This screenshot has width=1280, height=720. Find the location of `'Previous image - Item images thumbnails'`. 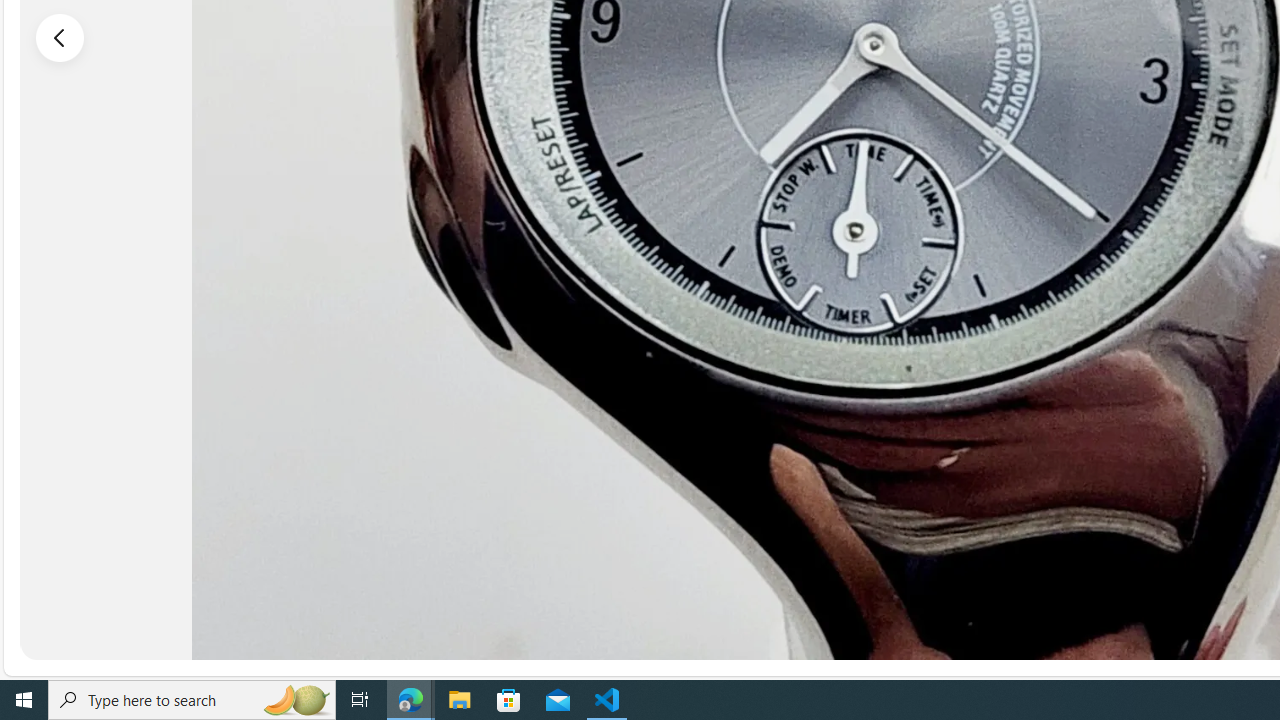

'Previous image - Item images thumbnails' is located at coordinates (60, 37).